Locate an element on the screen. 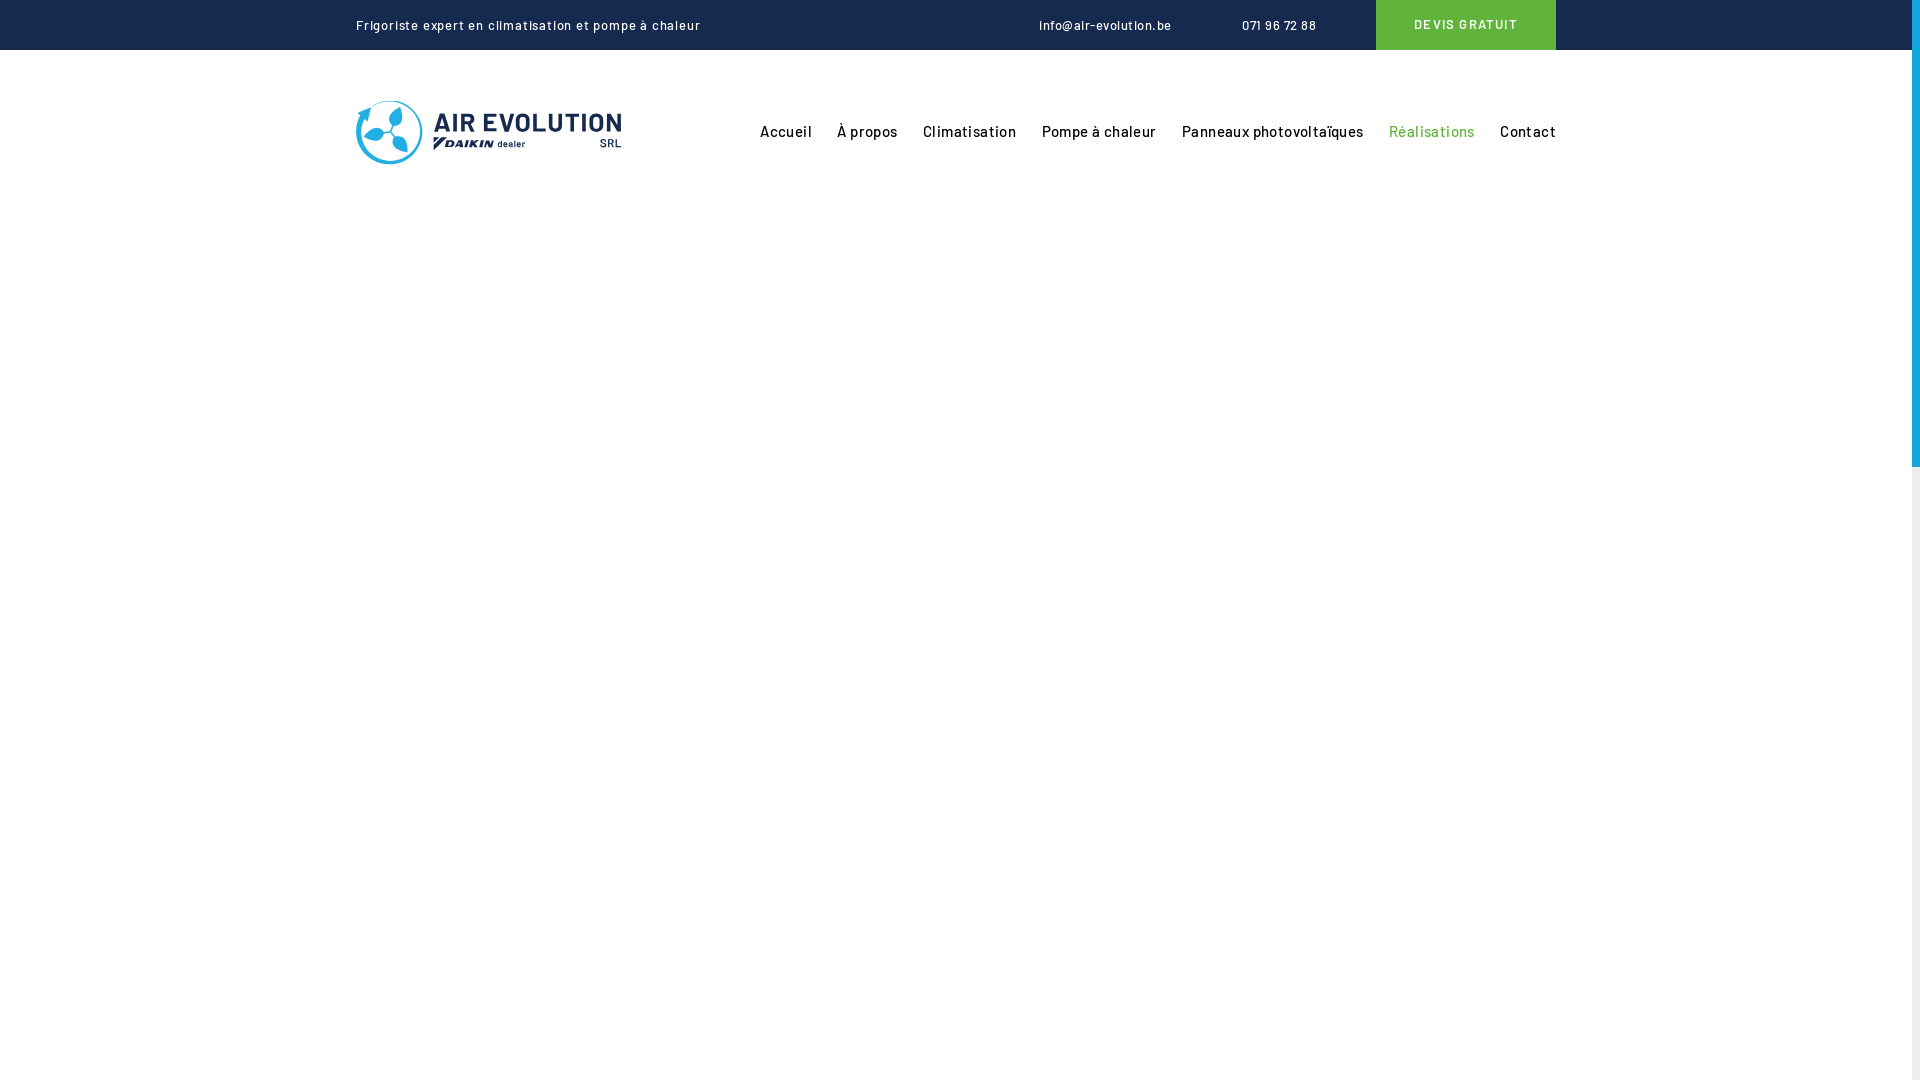  'info@air-evolution.be' is located at coordinates (1089, 24).